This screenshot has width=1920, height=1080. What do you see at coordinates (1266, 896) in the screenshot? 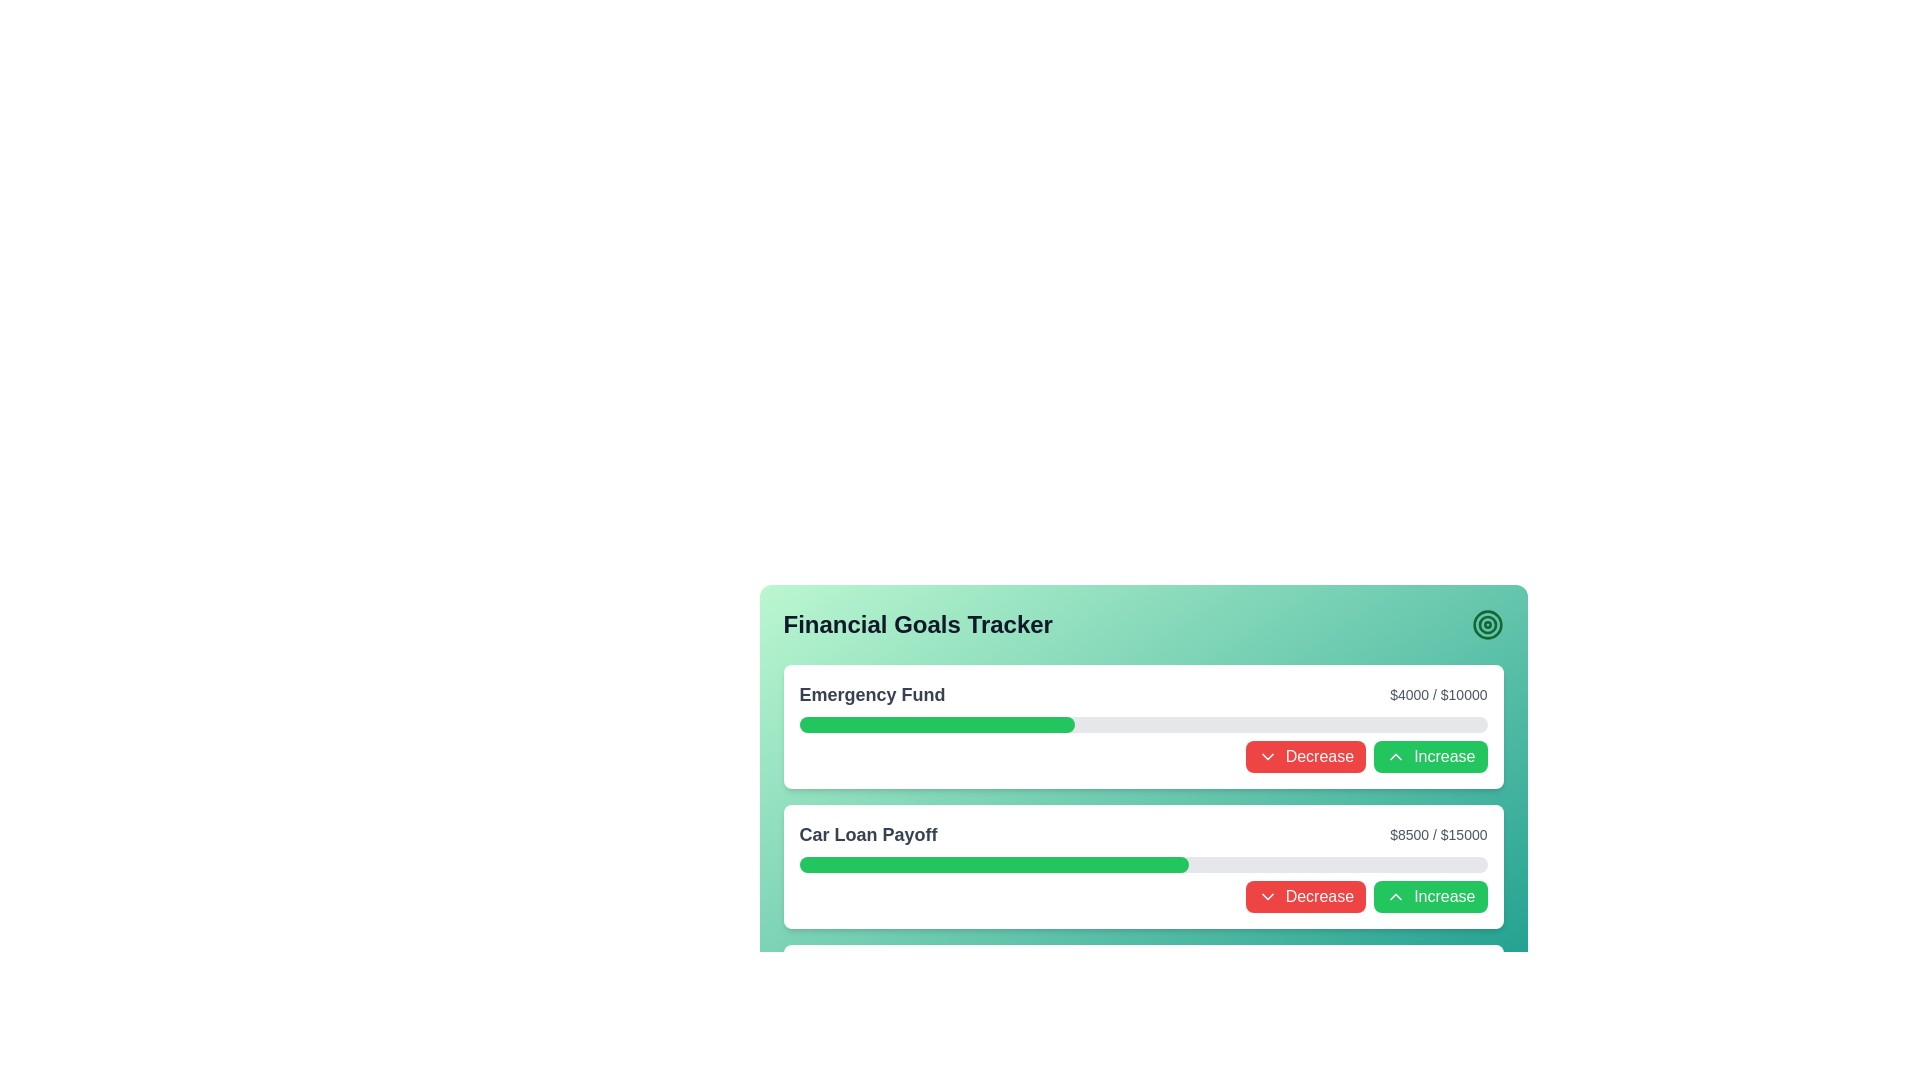
I see `the downward direction icon located in the upper-left section of the 'Decrease' button, which is situated` at bounding box center [1266, 896].